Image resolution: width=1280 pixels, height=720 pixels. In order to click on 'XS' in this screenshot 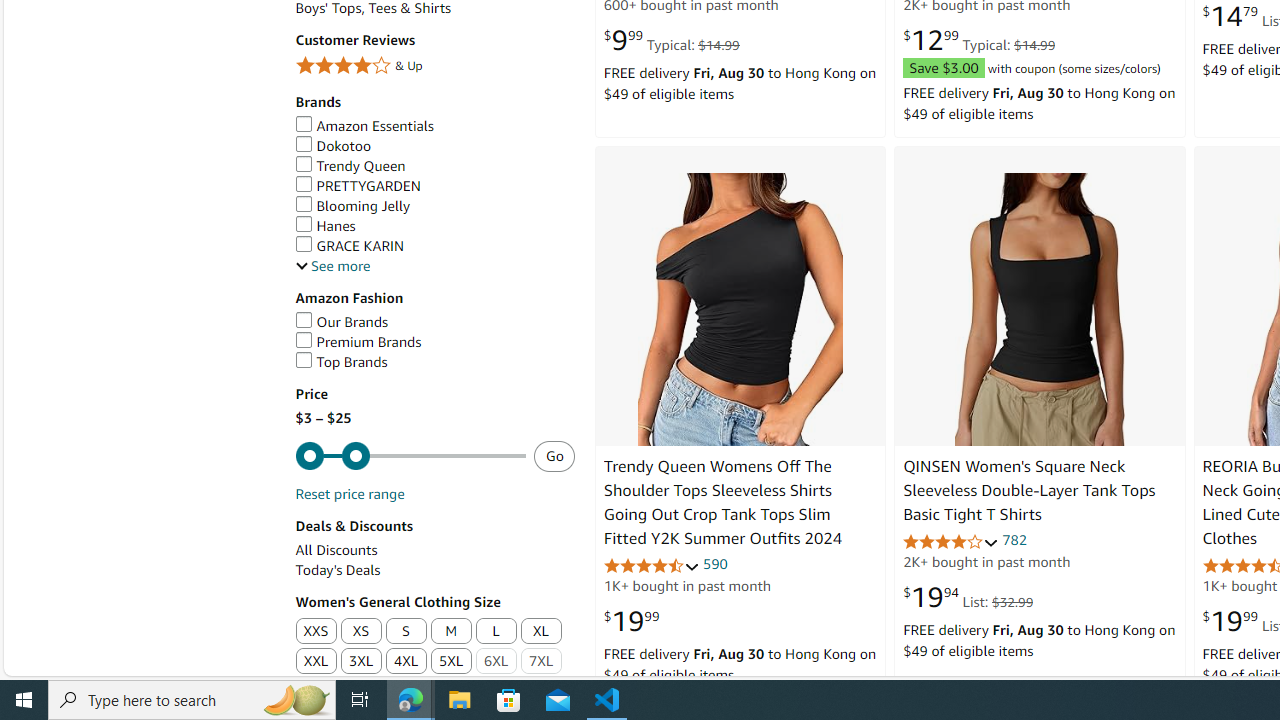, I will do `click(362, 632)`.